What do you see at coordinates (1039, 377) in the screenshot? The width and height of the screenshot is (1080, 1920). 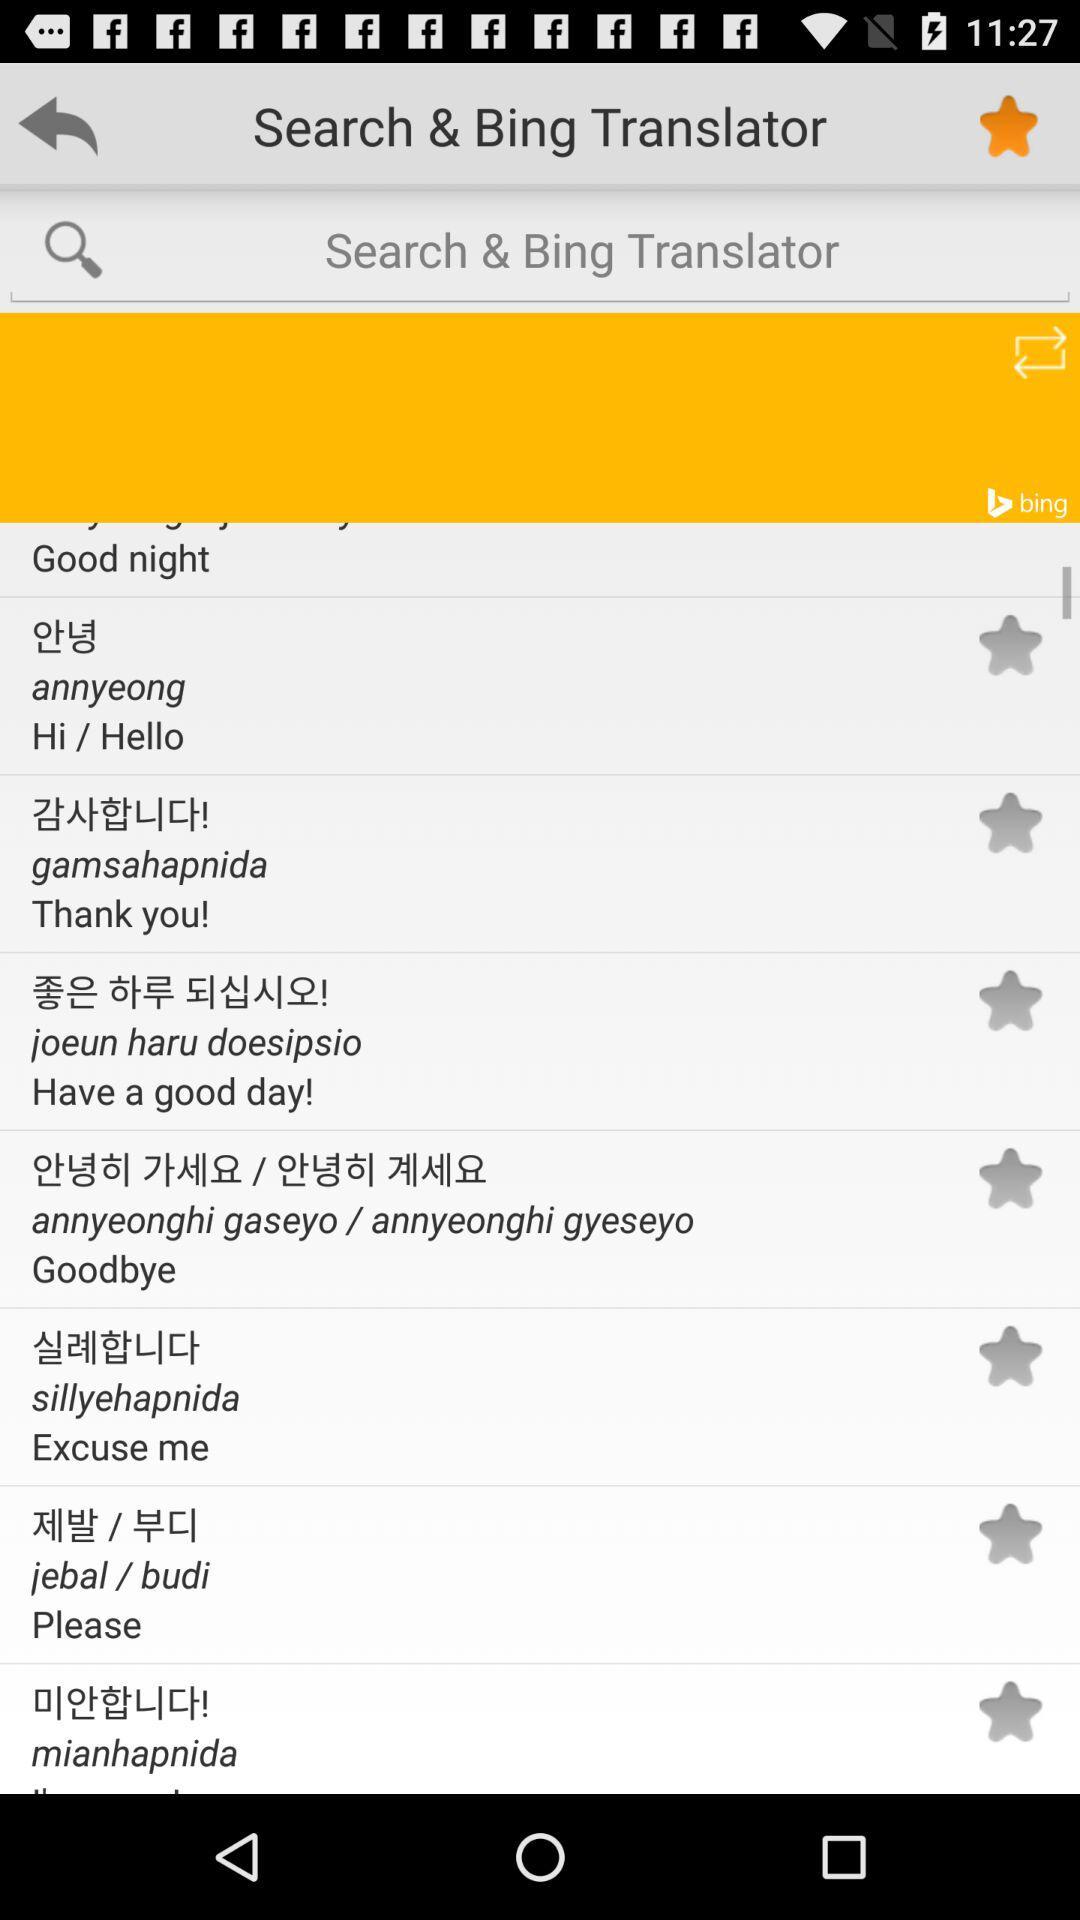 I see `the repeat icon` at bounding box center [1039, 377].